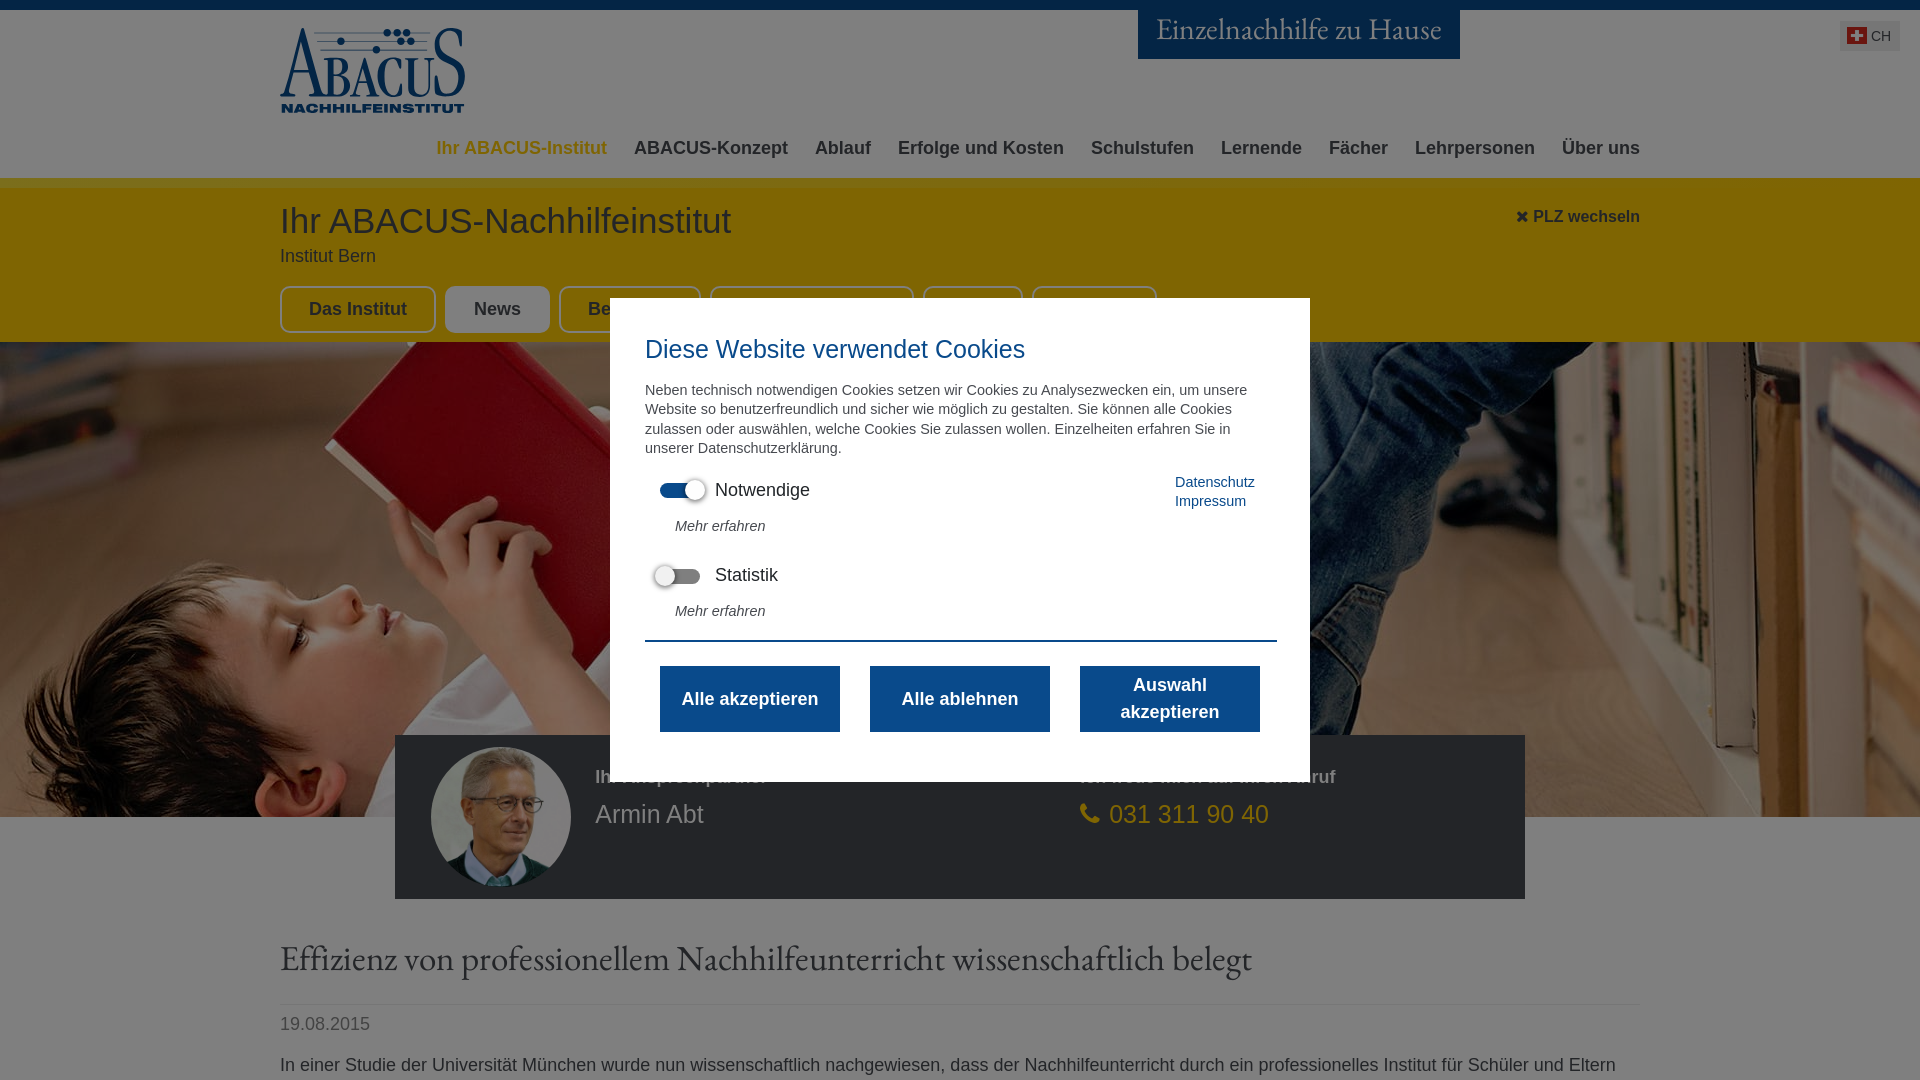 This screenshot has width=1920, height=1080. I want to click on 'Alle akzeptieren', so click(748, 697).